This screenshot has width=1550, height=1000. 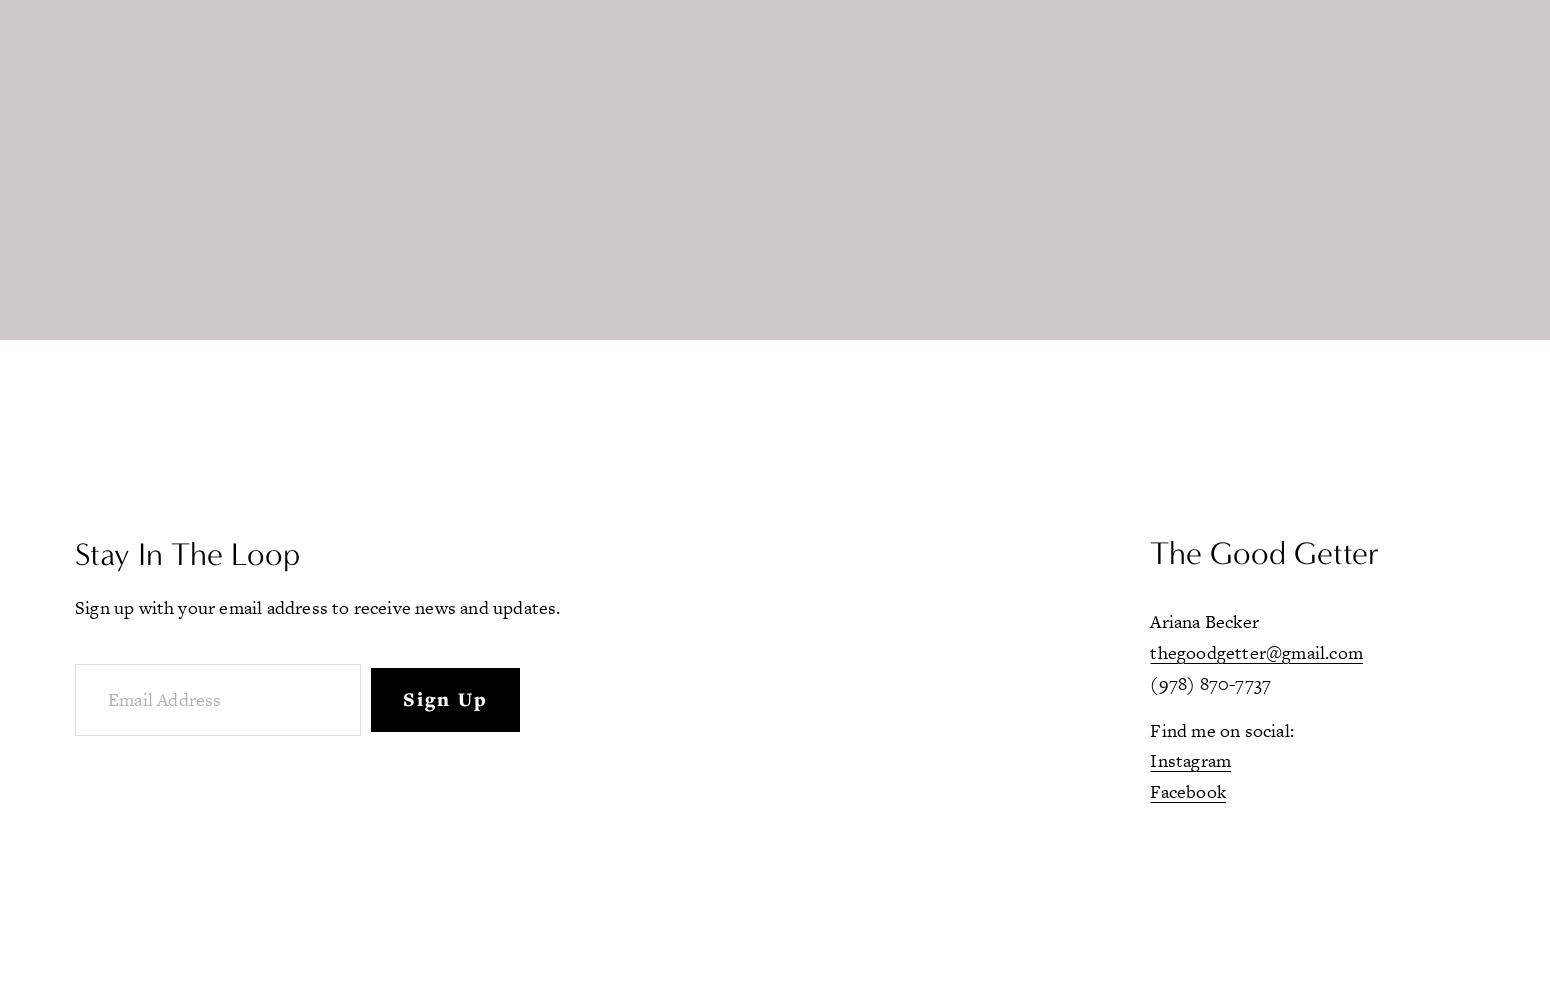 I want to click on 'Blog', so click(x=223, y=157).